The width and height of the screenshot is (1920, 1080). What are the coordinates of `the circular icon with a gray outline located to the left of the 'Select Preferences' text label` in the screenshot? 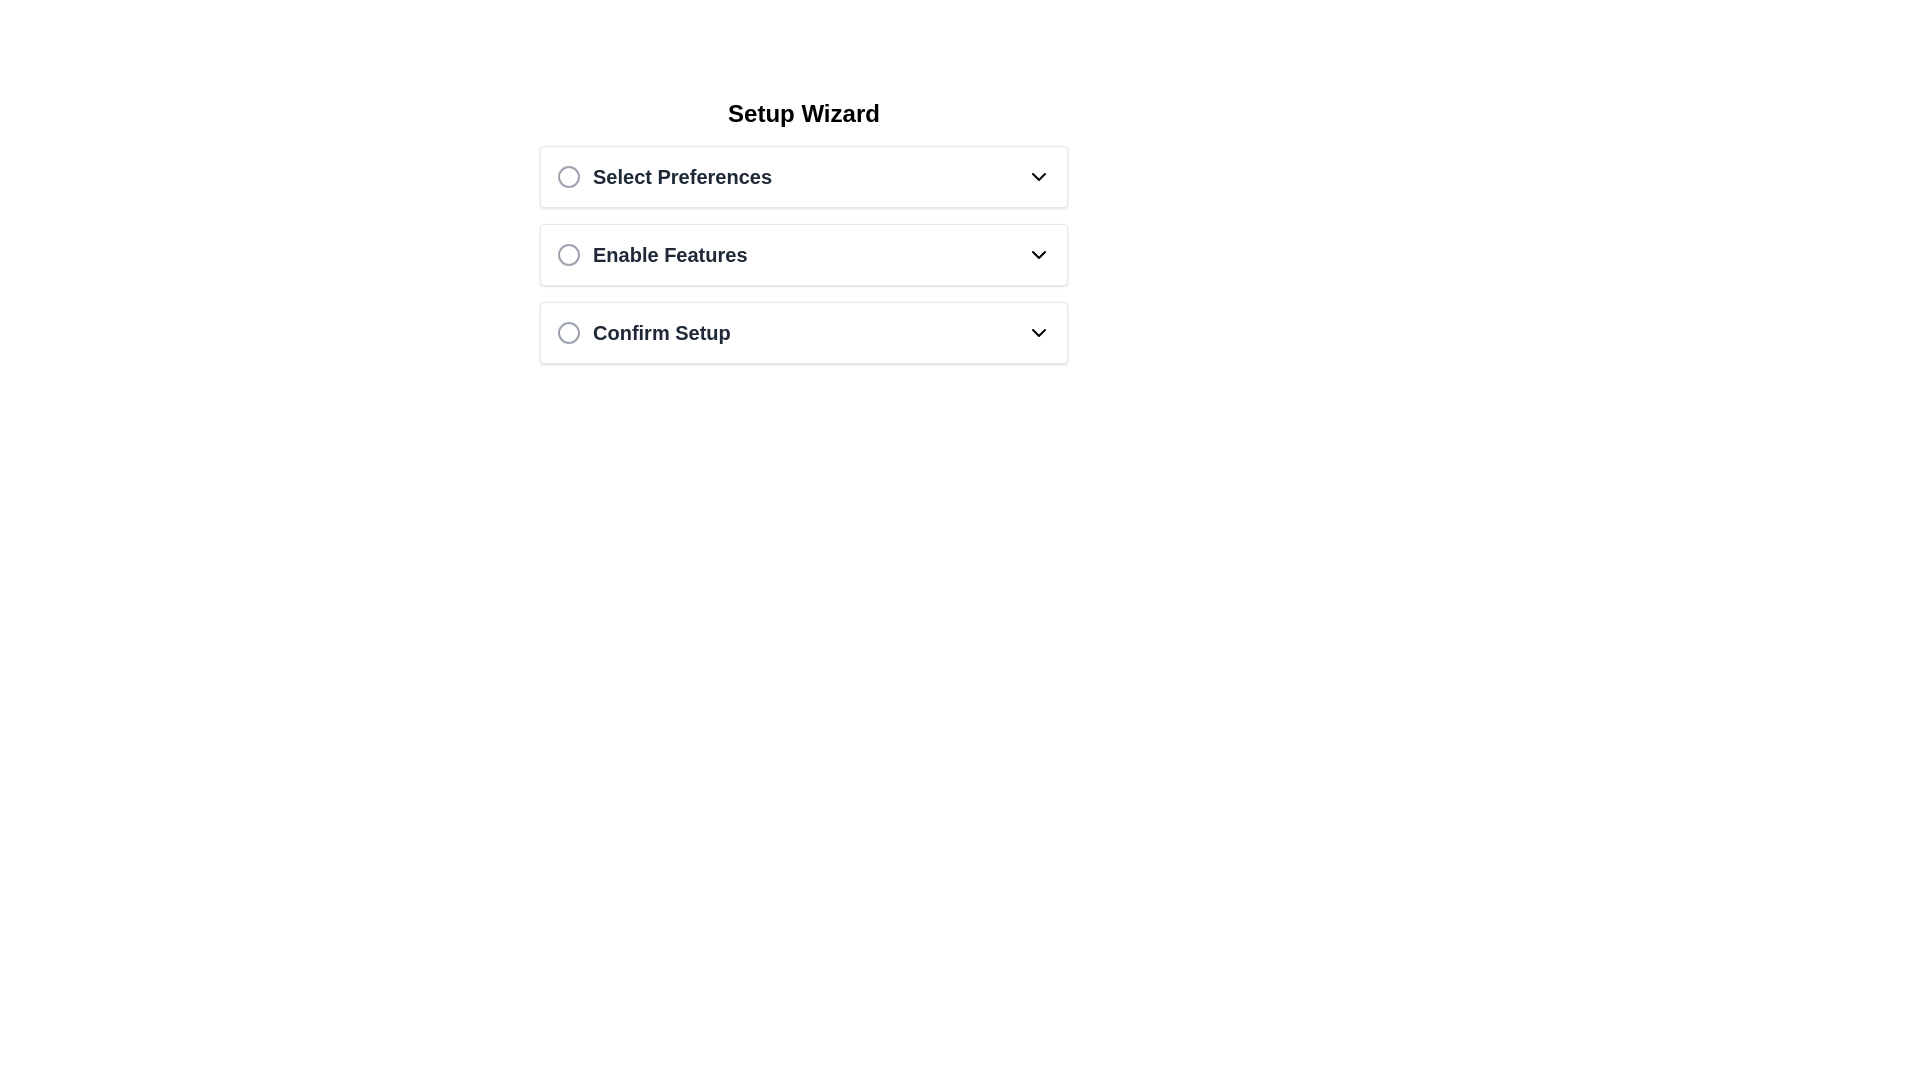 It's located at (568, 176).